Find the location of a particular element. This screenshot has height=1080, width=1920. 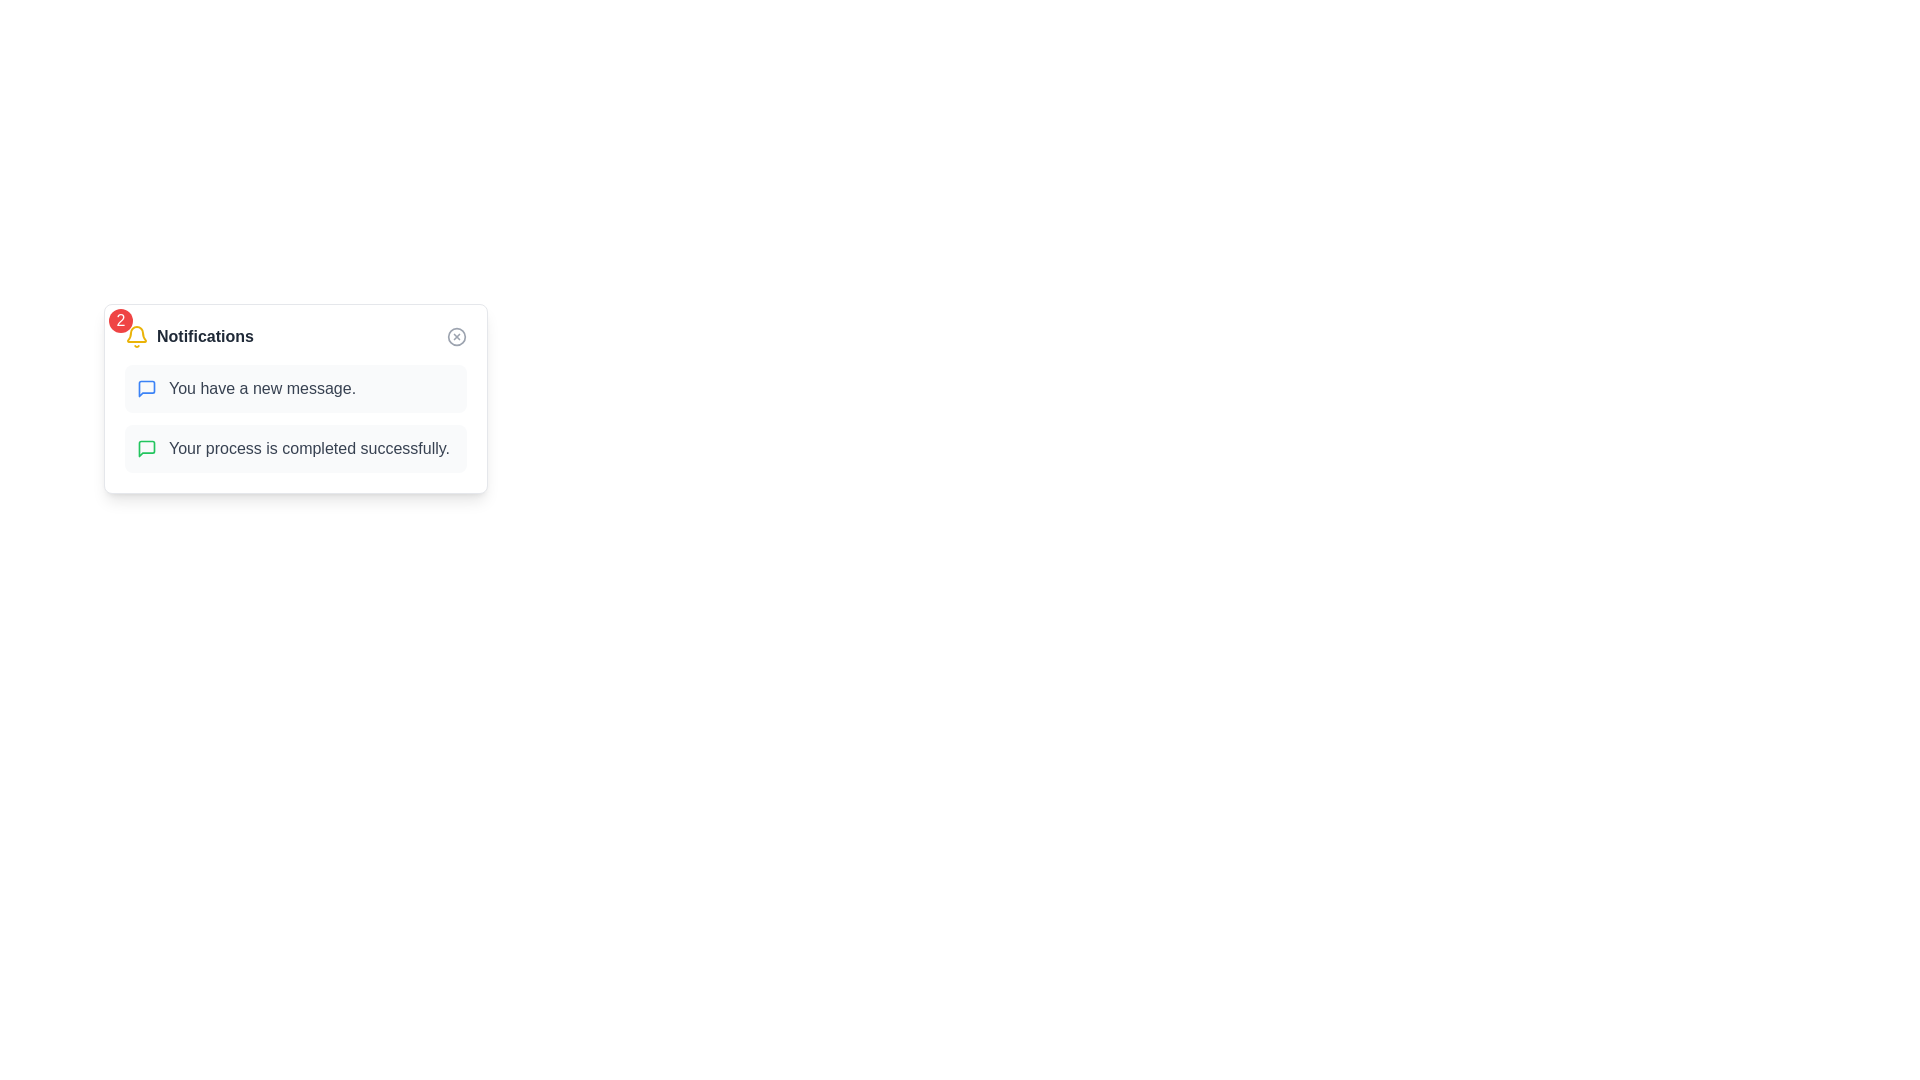

the Text label that serves as a heading for the notifications section, located adjacent to the bell icon at the top of the notification card is located at coordinates (205, 335).